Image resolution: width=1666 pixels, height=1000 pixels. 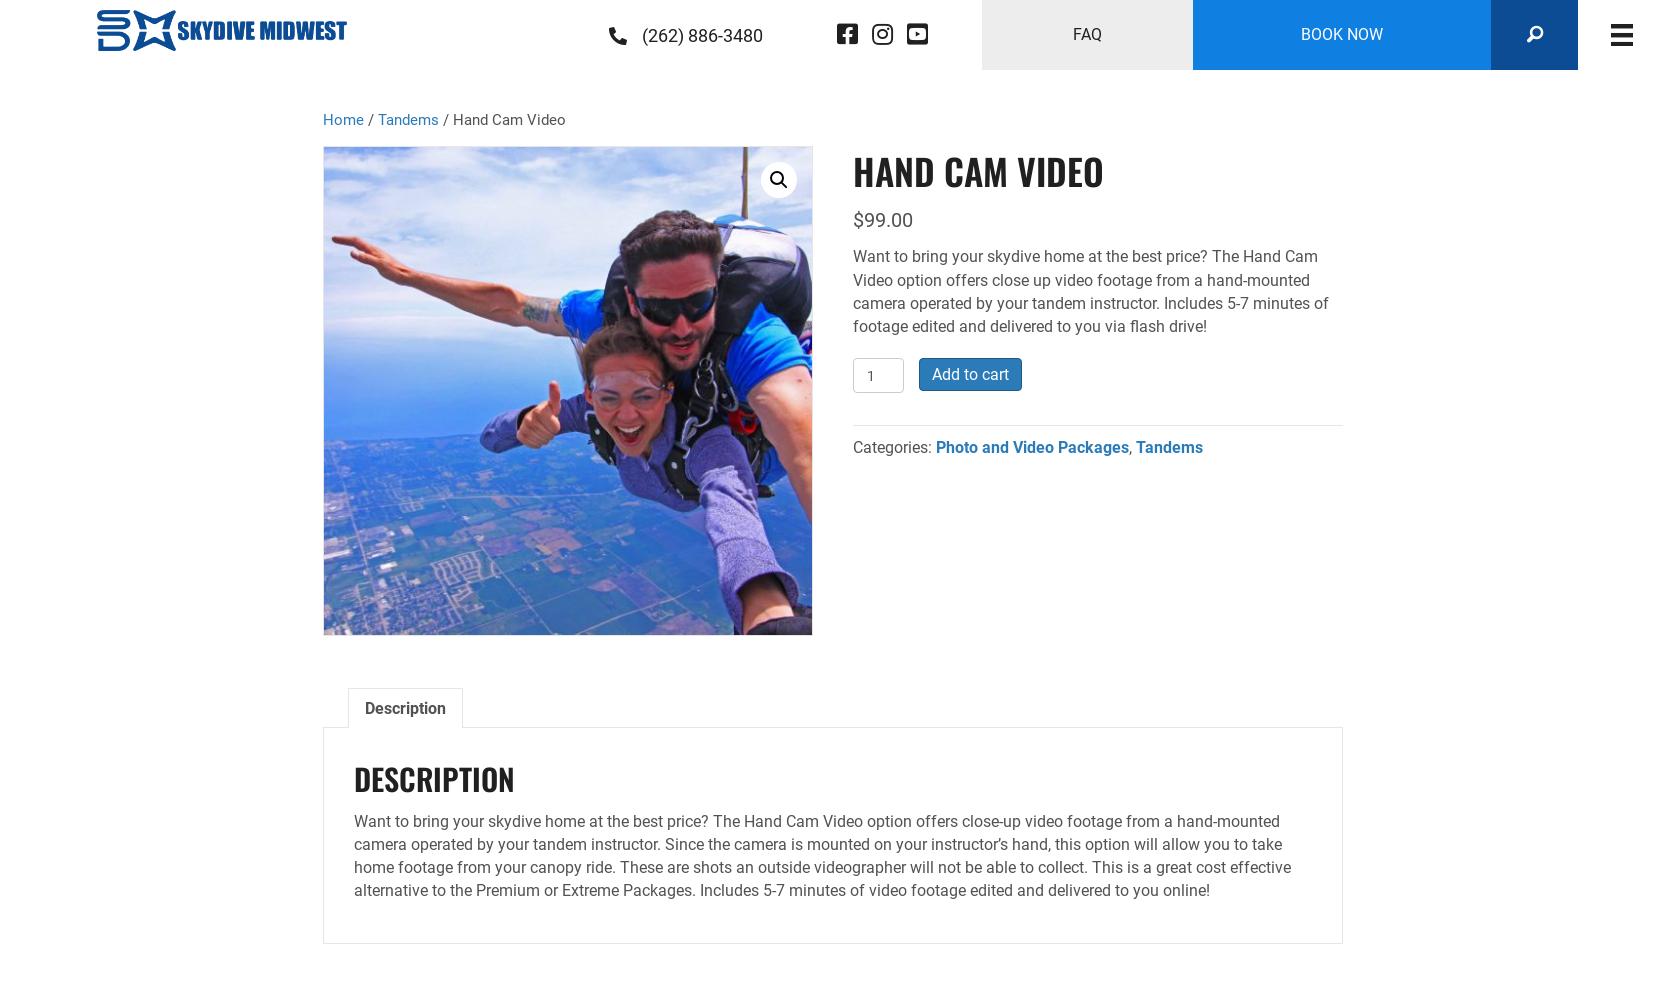 What do you see at coordinates (1087, 34) in the screenshot?
I see `'FAQ'` at bounding box center [1087, 34].